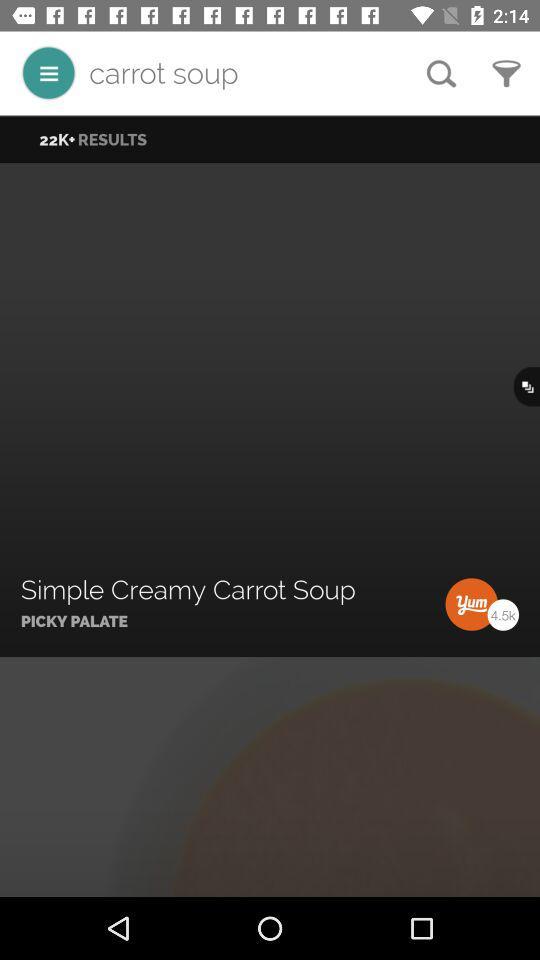 This screenshot has width=540, height=960. Describe the element at coordinates (48, 73) in the screenshot. I see `the menu bar` at that location.